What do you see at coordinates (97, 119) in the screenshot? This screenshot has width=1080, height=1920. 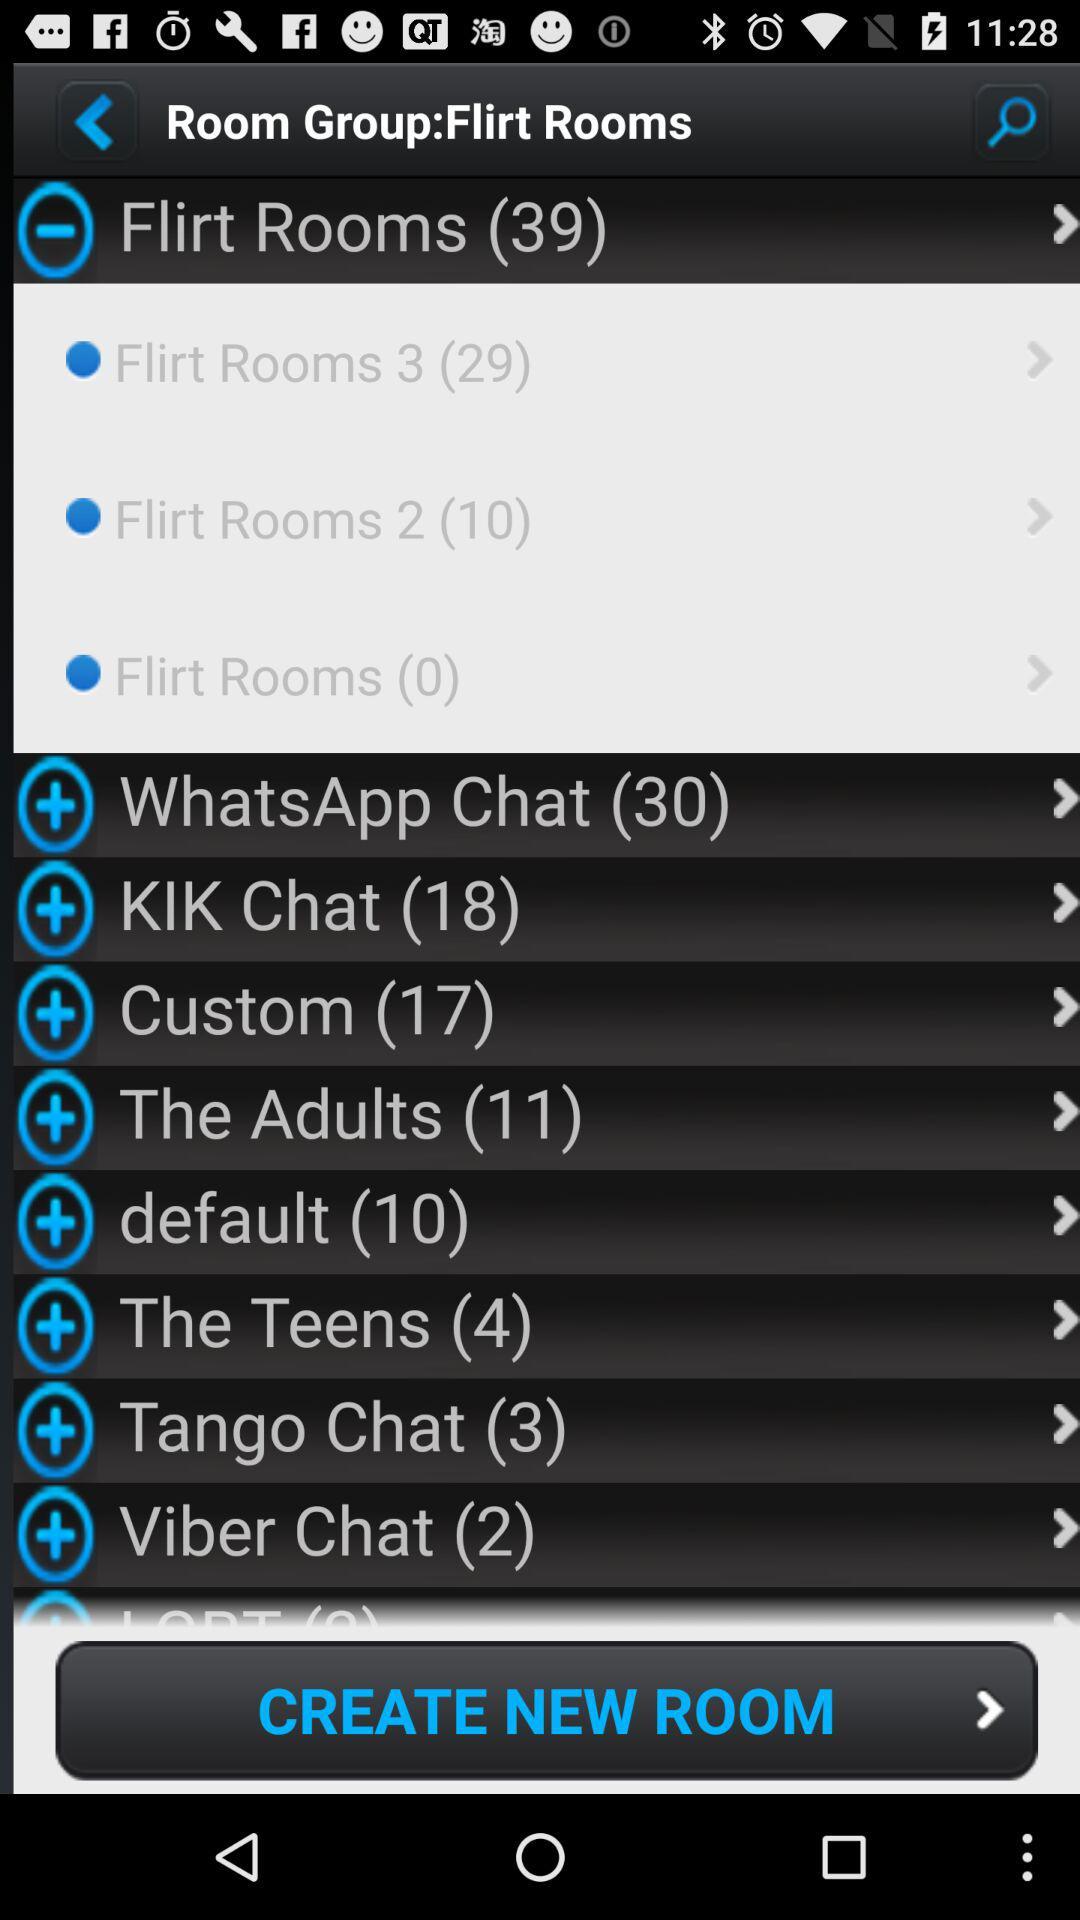 I see `go back` at bounding box center [97, 119].